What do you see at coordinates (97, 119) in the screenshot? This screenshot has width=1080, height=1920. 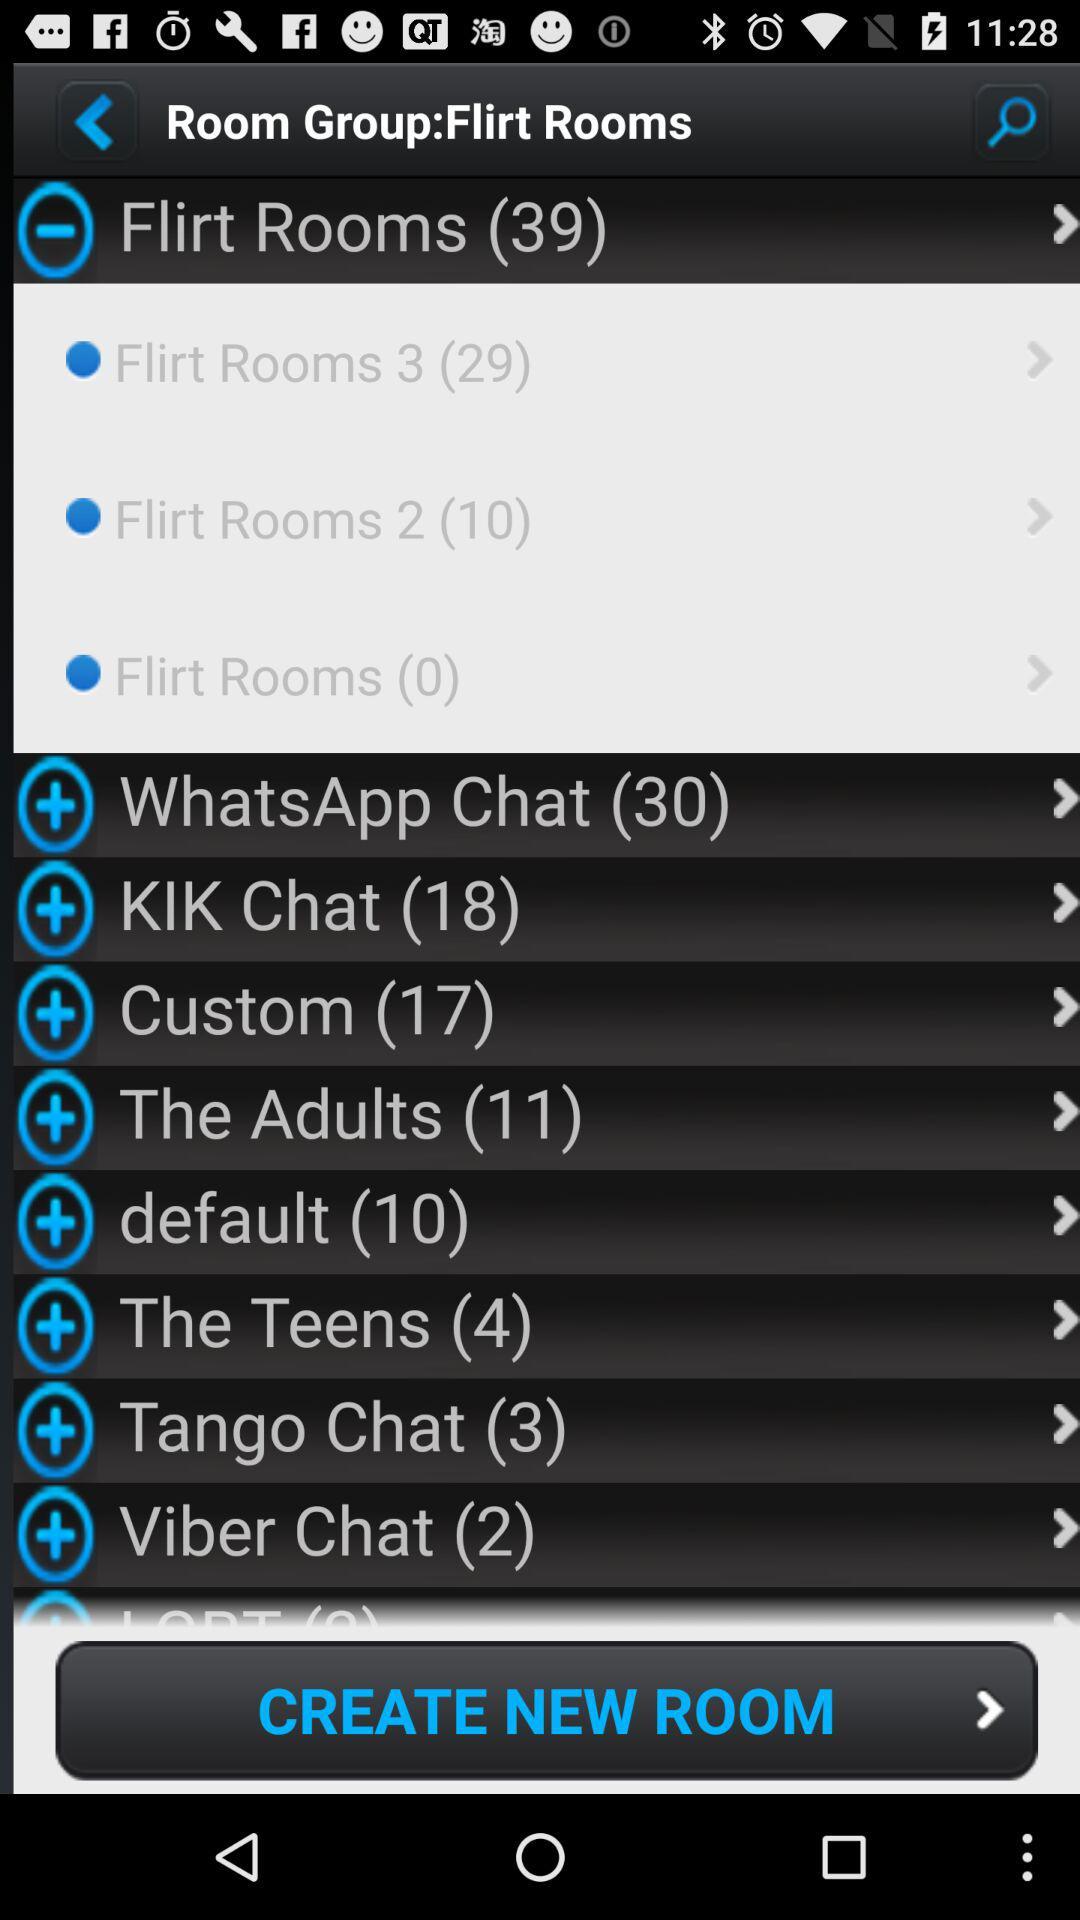 I see `go back` at bounding box center [97, 119].